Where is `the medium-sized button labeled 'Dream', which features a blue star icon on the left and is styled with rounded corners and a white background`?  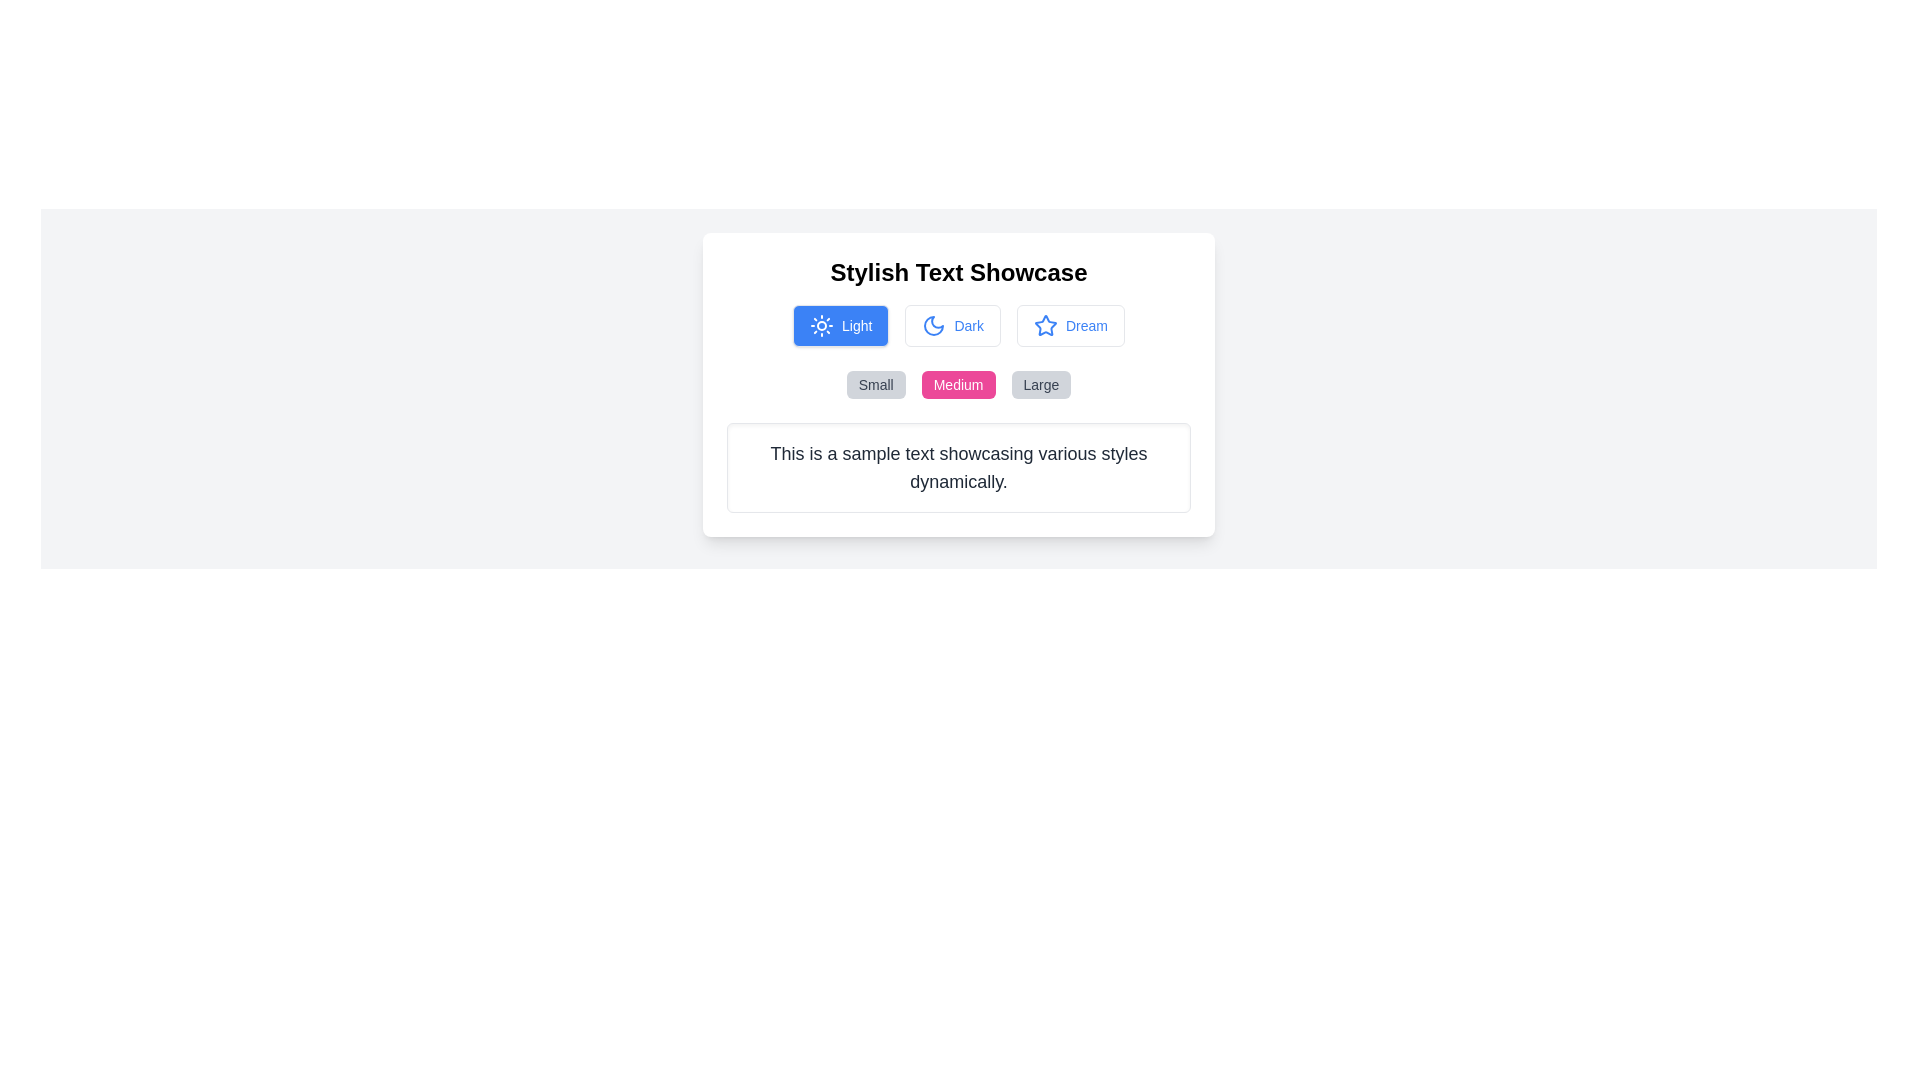
the medium-sized button labeled 'Dream', which features a blue star icon on the left and is styled with rounded corners and a white background is located at coordinates (1069, 325).